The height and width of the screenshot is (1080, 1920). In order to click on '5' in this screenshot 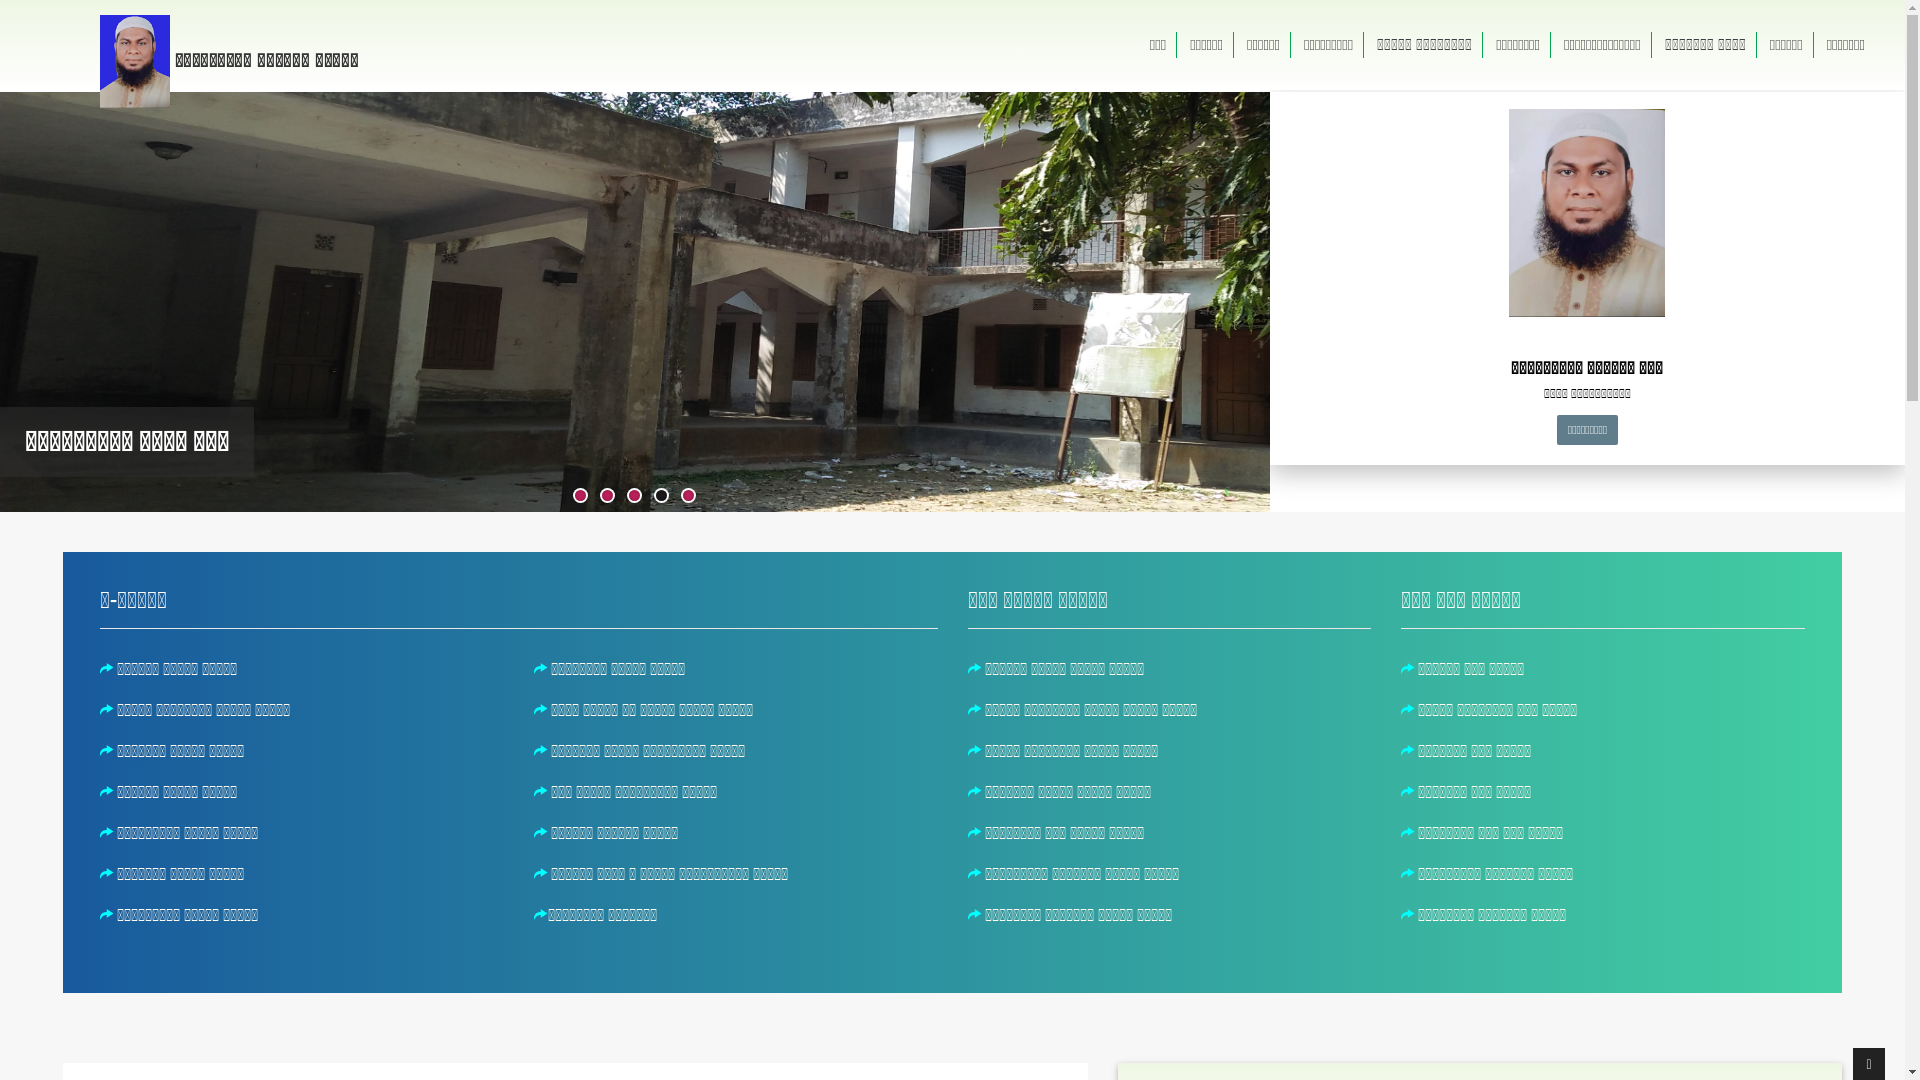, I will do `click(688, 495)`.